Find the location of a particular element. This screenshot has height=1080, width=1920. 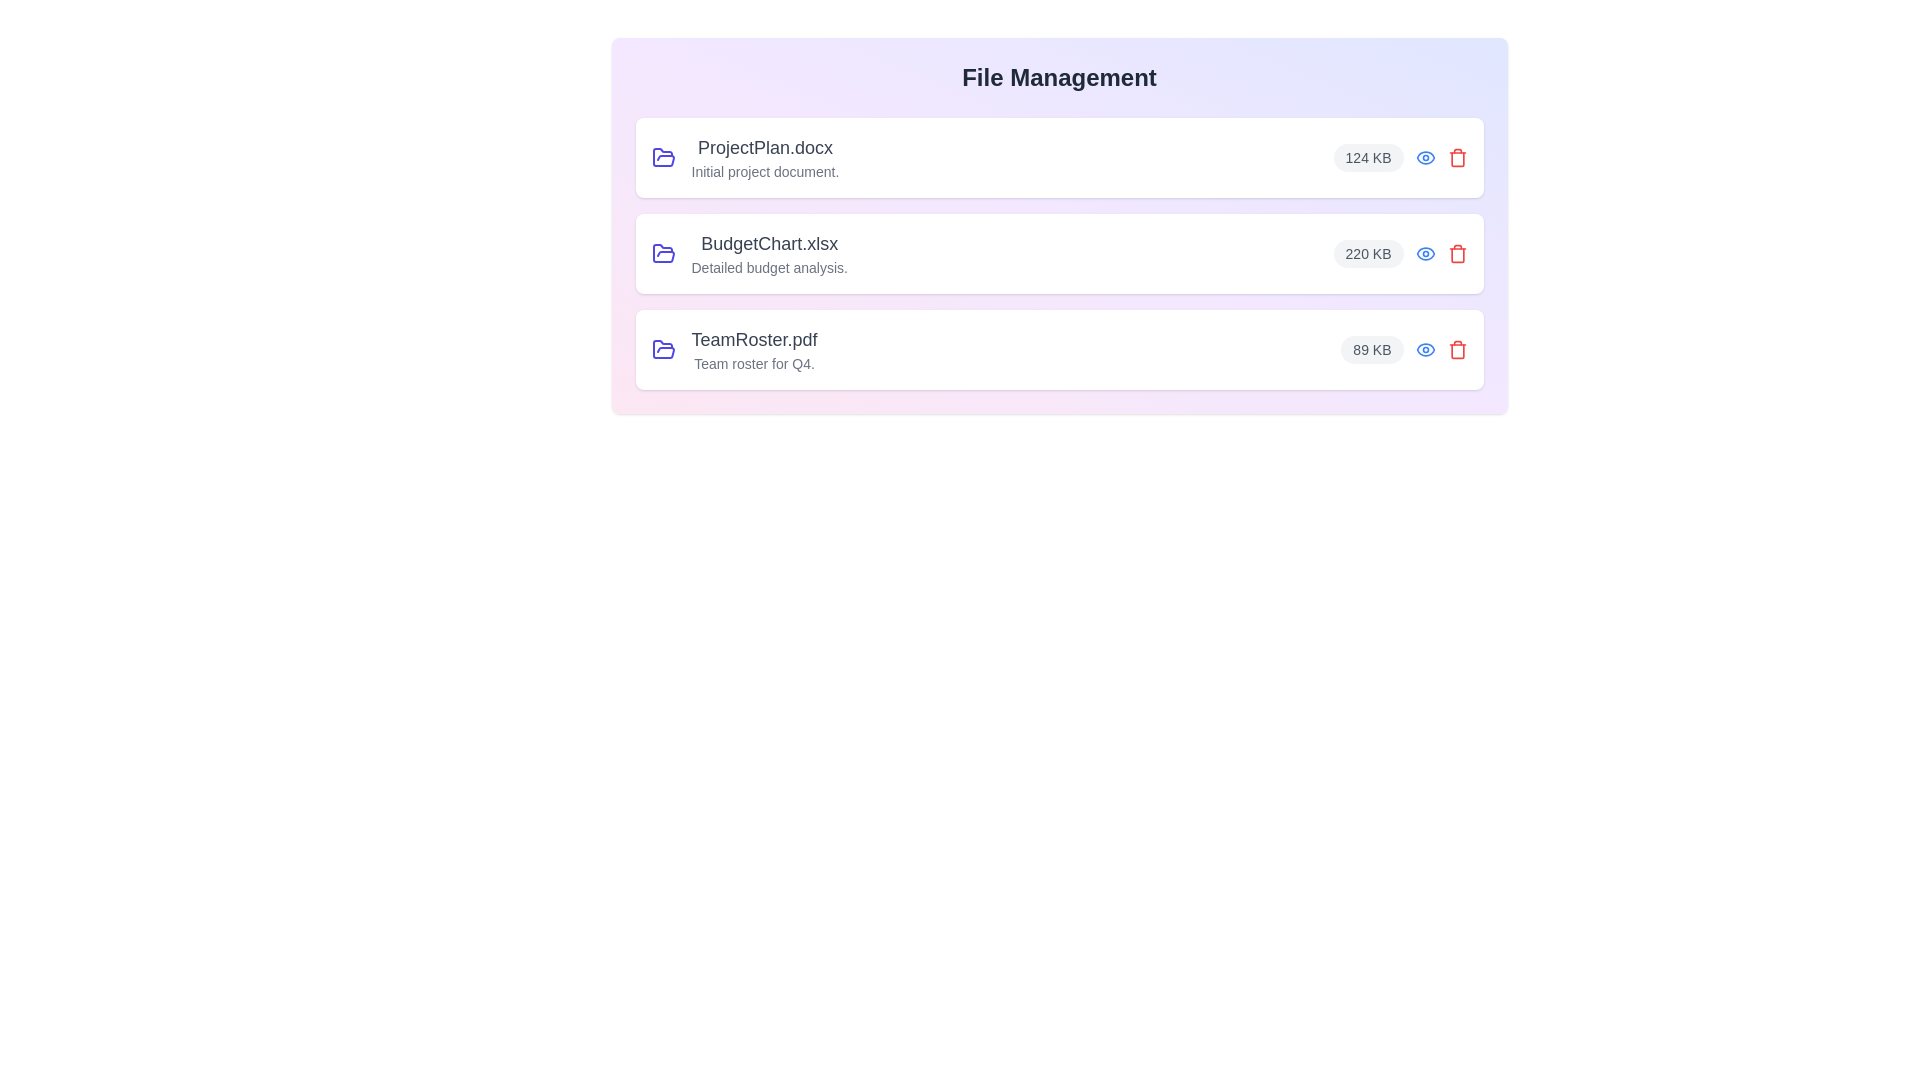

the file name and size for the file BudgetChart.xlsx is located at coordinates (747, 253).